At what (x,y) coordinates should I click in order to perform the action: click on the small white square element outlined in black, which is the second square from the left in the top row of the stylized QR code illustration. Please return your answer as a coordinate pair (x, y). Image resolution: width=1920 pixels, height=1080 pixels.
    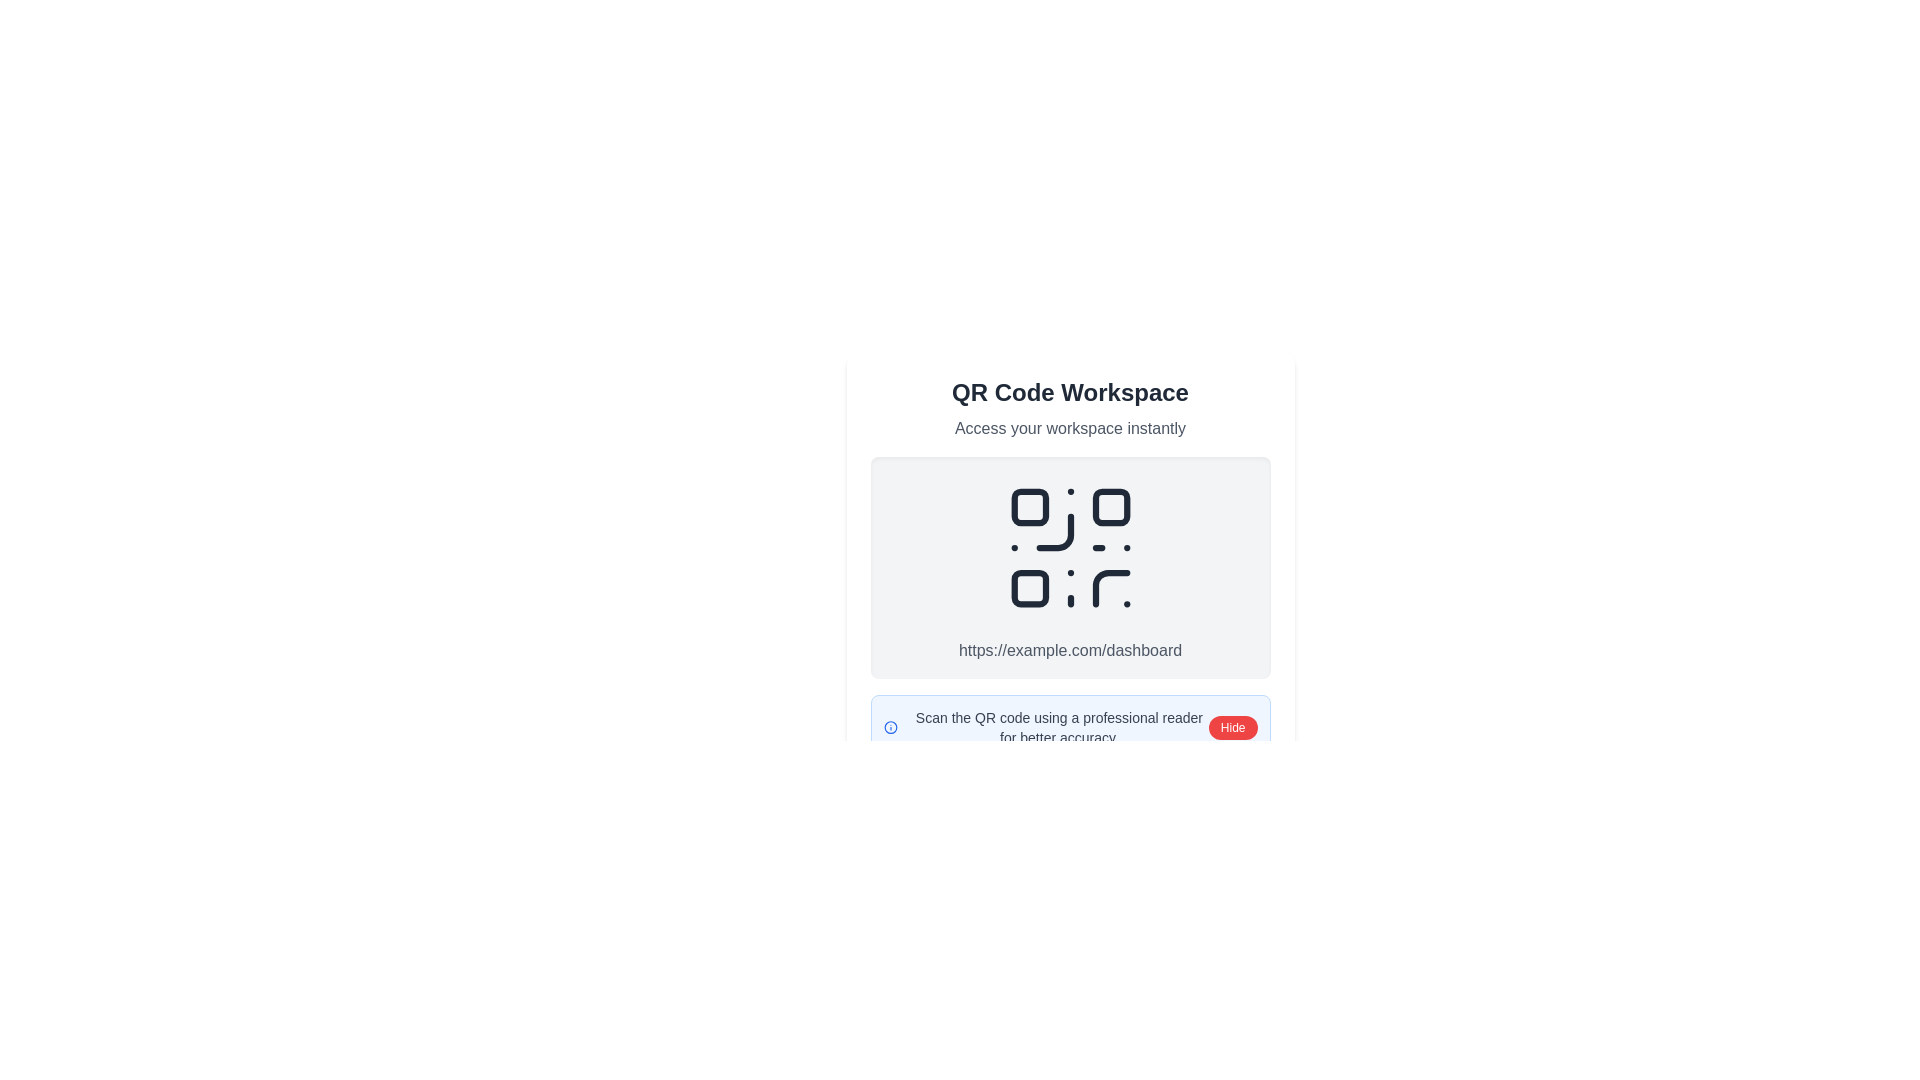
    Looking at the image, I should click on (1110, 506).